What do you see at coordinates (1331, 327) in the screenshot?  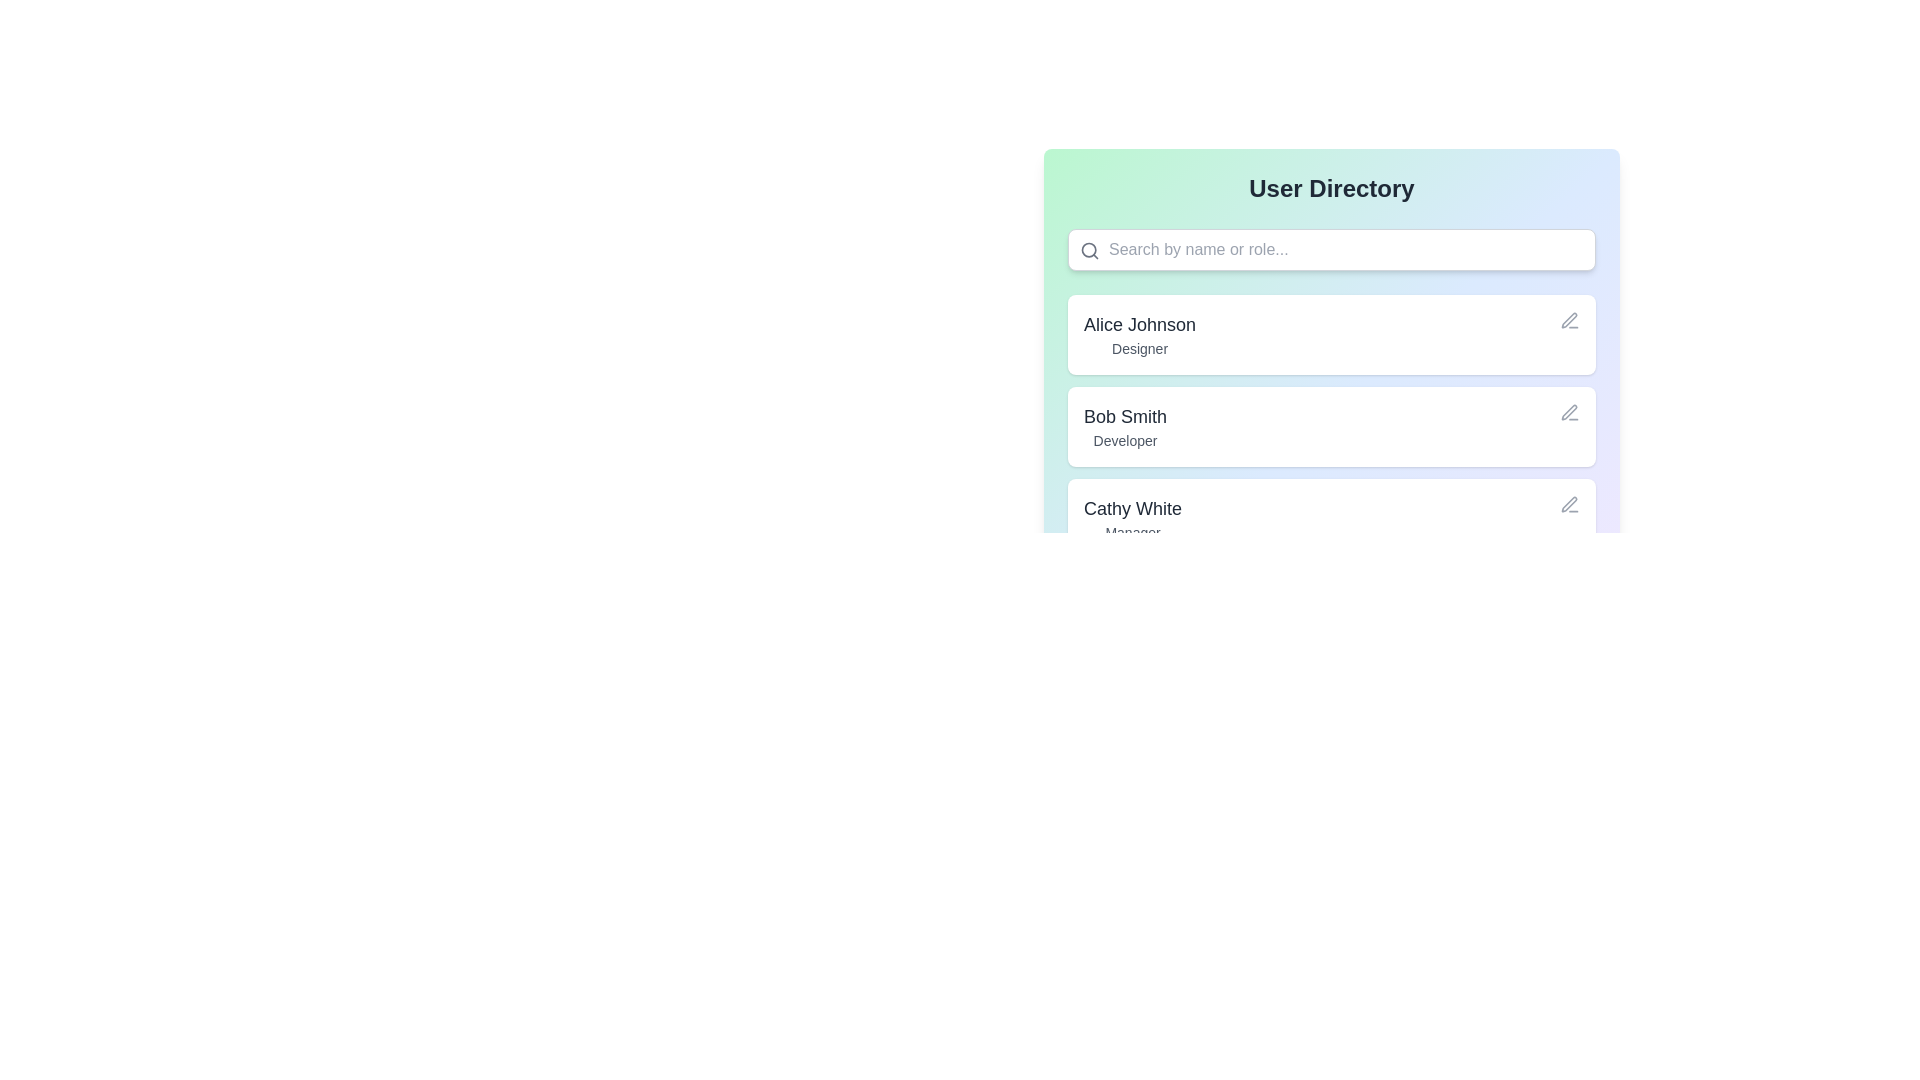 I see `the card for user 'Alice Johnson', the first item` at bounding box center [1331, 327].